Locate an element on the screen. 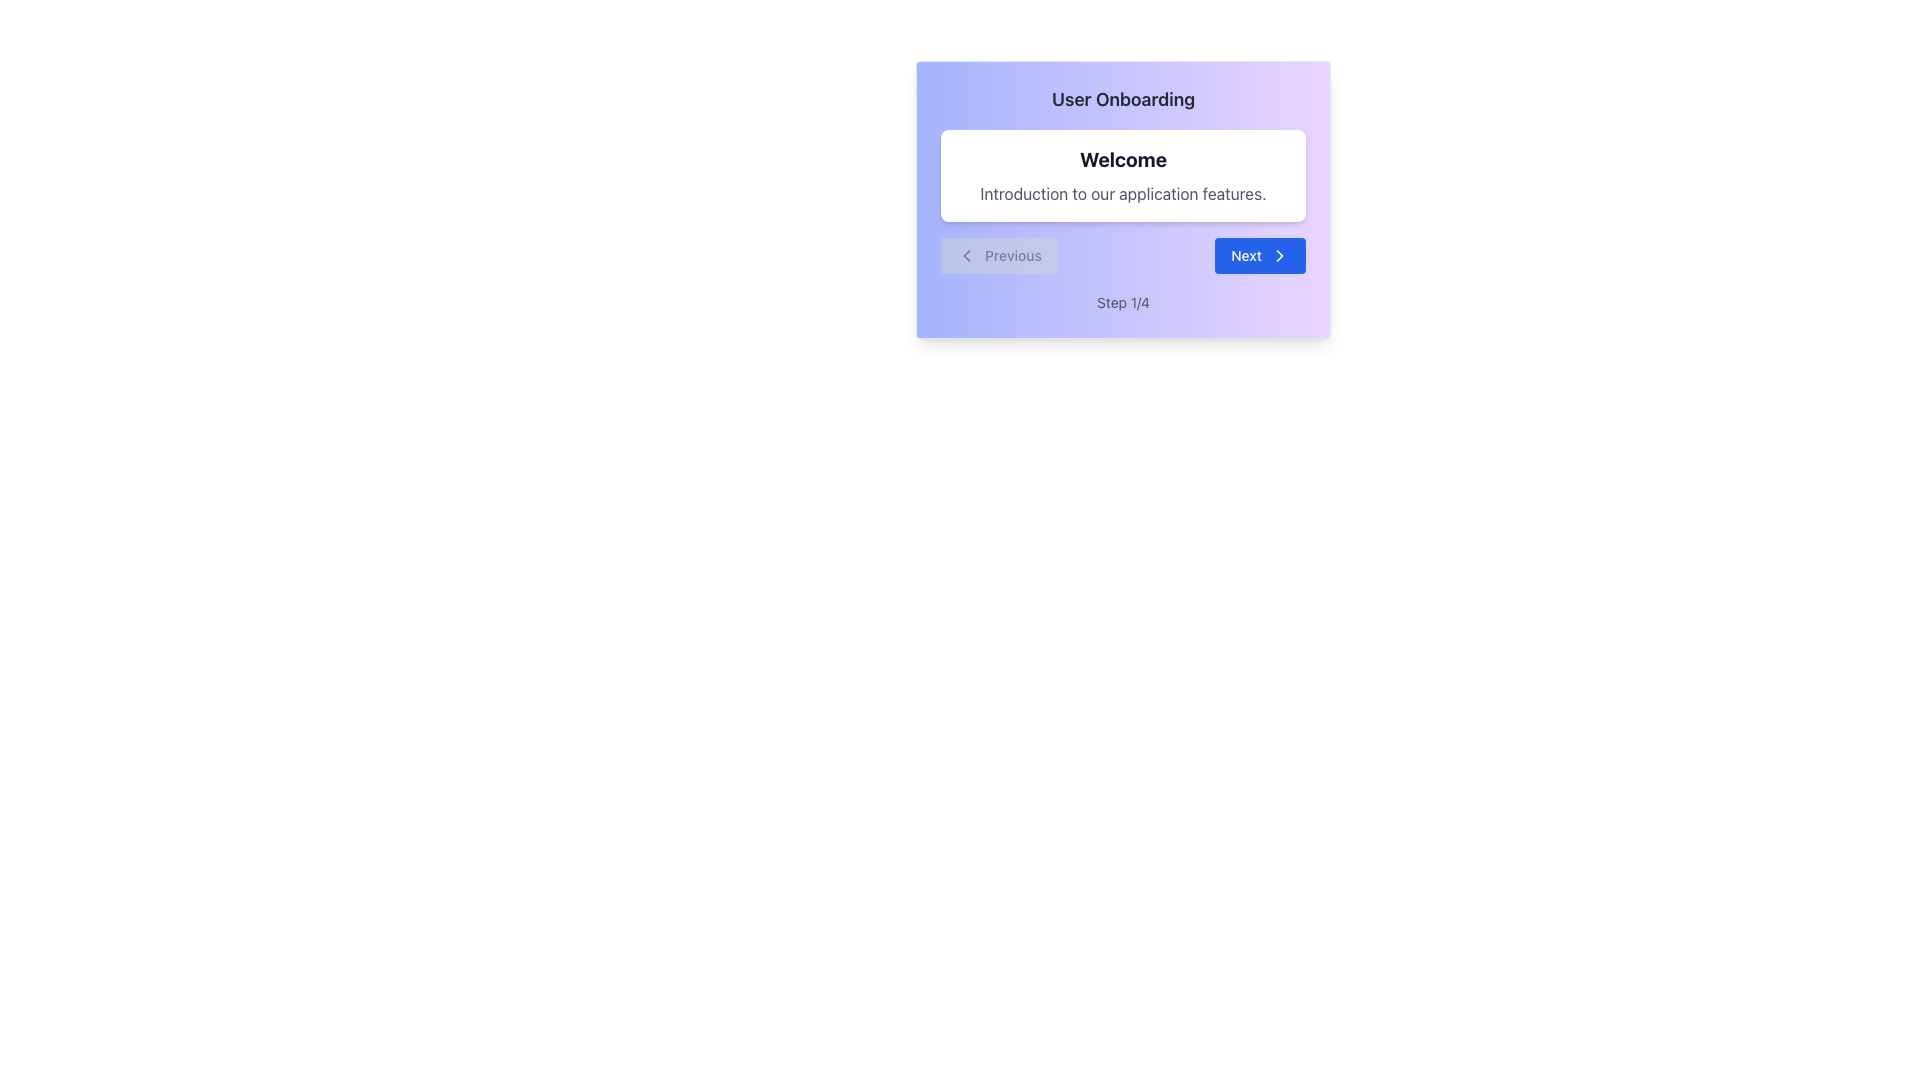 The width and height of the screenshot is (1920, 1080). the 'Welcome' static text header, which is styled in bold, dark gray font and is positioned at the top of the onboarding modal is located at coordinates (1123, 158).